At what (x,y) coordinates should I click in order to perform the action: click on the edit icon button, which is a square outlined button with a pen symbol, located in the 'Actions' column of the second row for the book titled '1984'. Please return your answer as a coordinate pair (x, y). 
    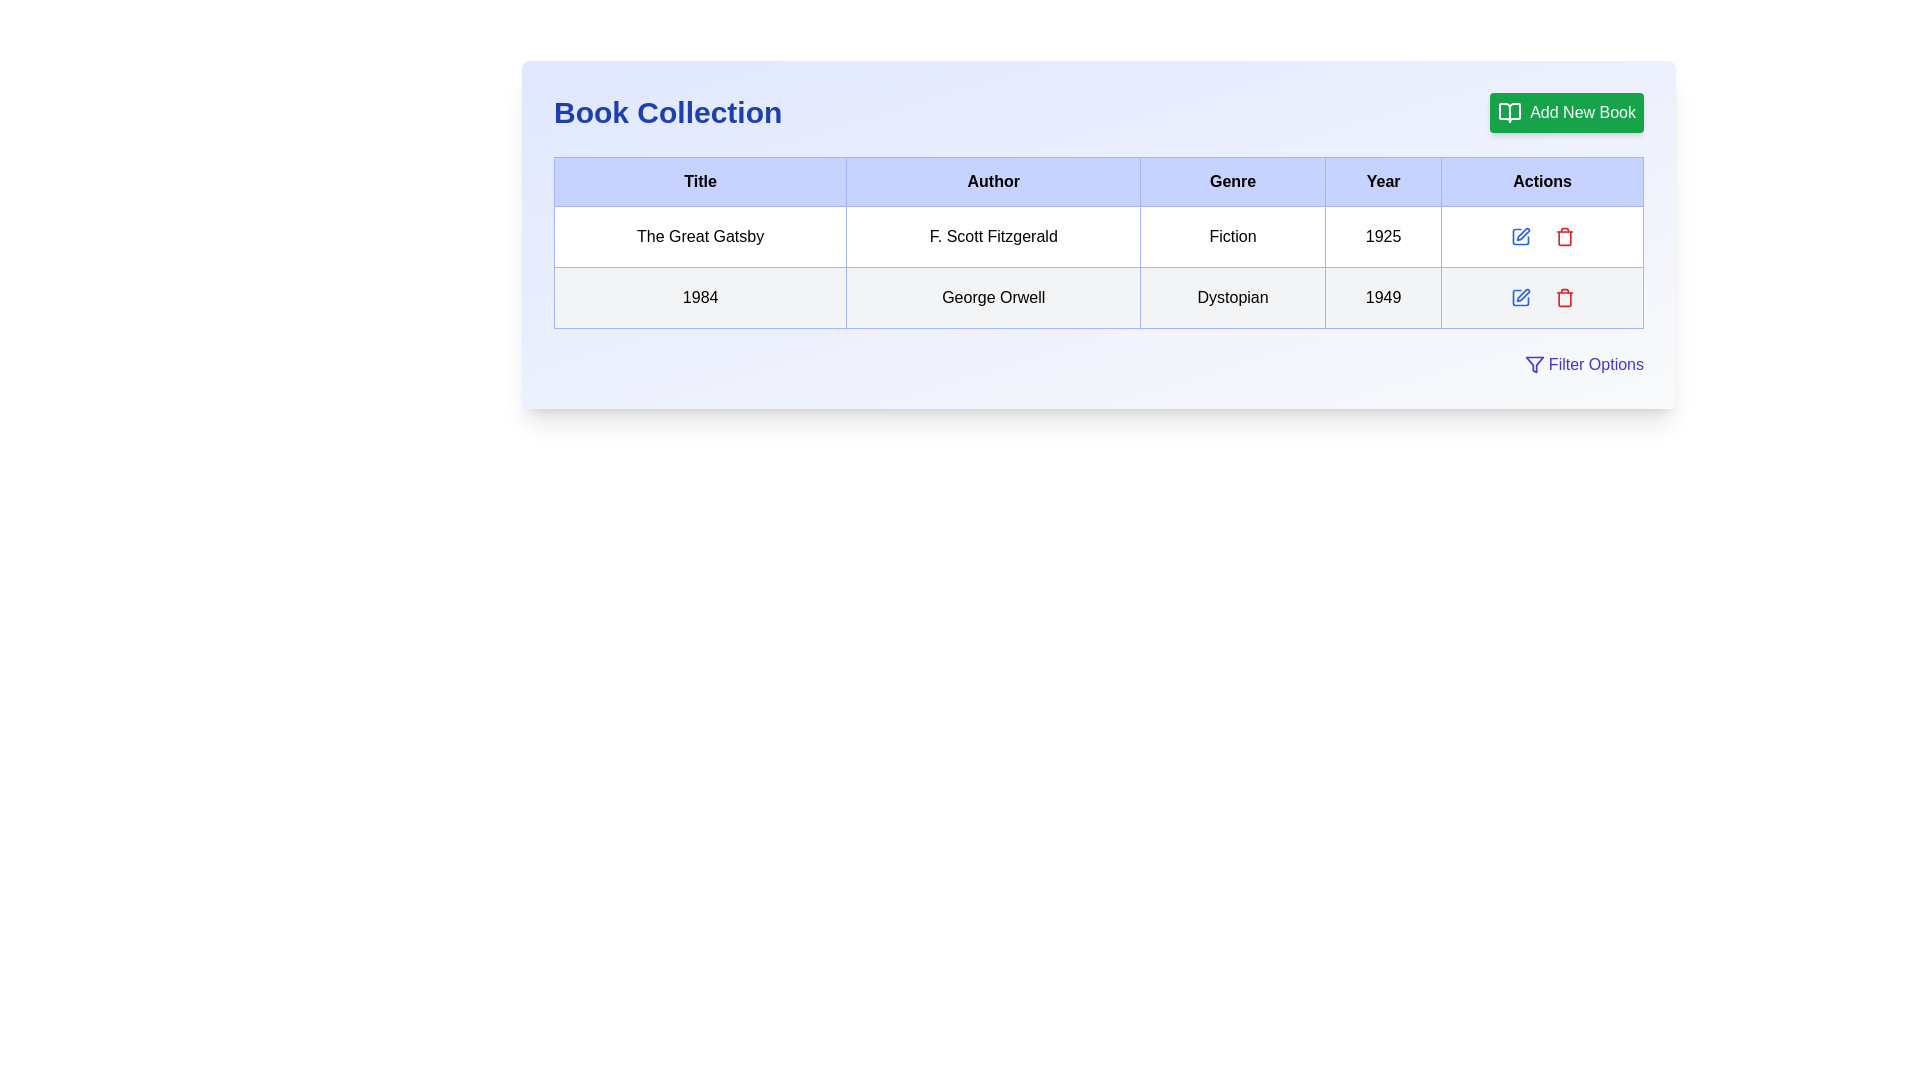
    Looking at the image, I should click on (1520, 297).